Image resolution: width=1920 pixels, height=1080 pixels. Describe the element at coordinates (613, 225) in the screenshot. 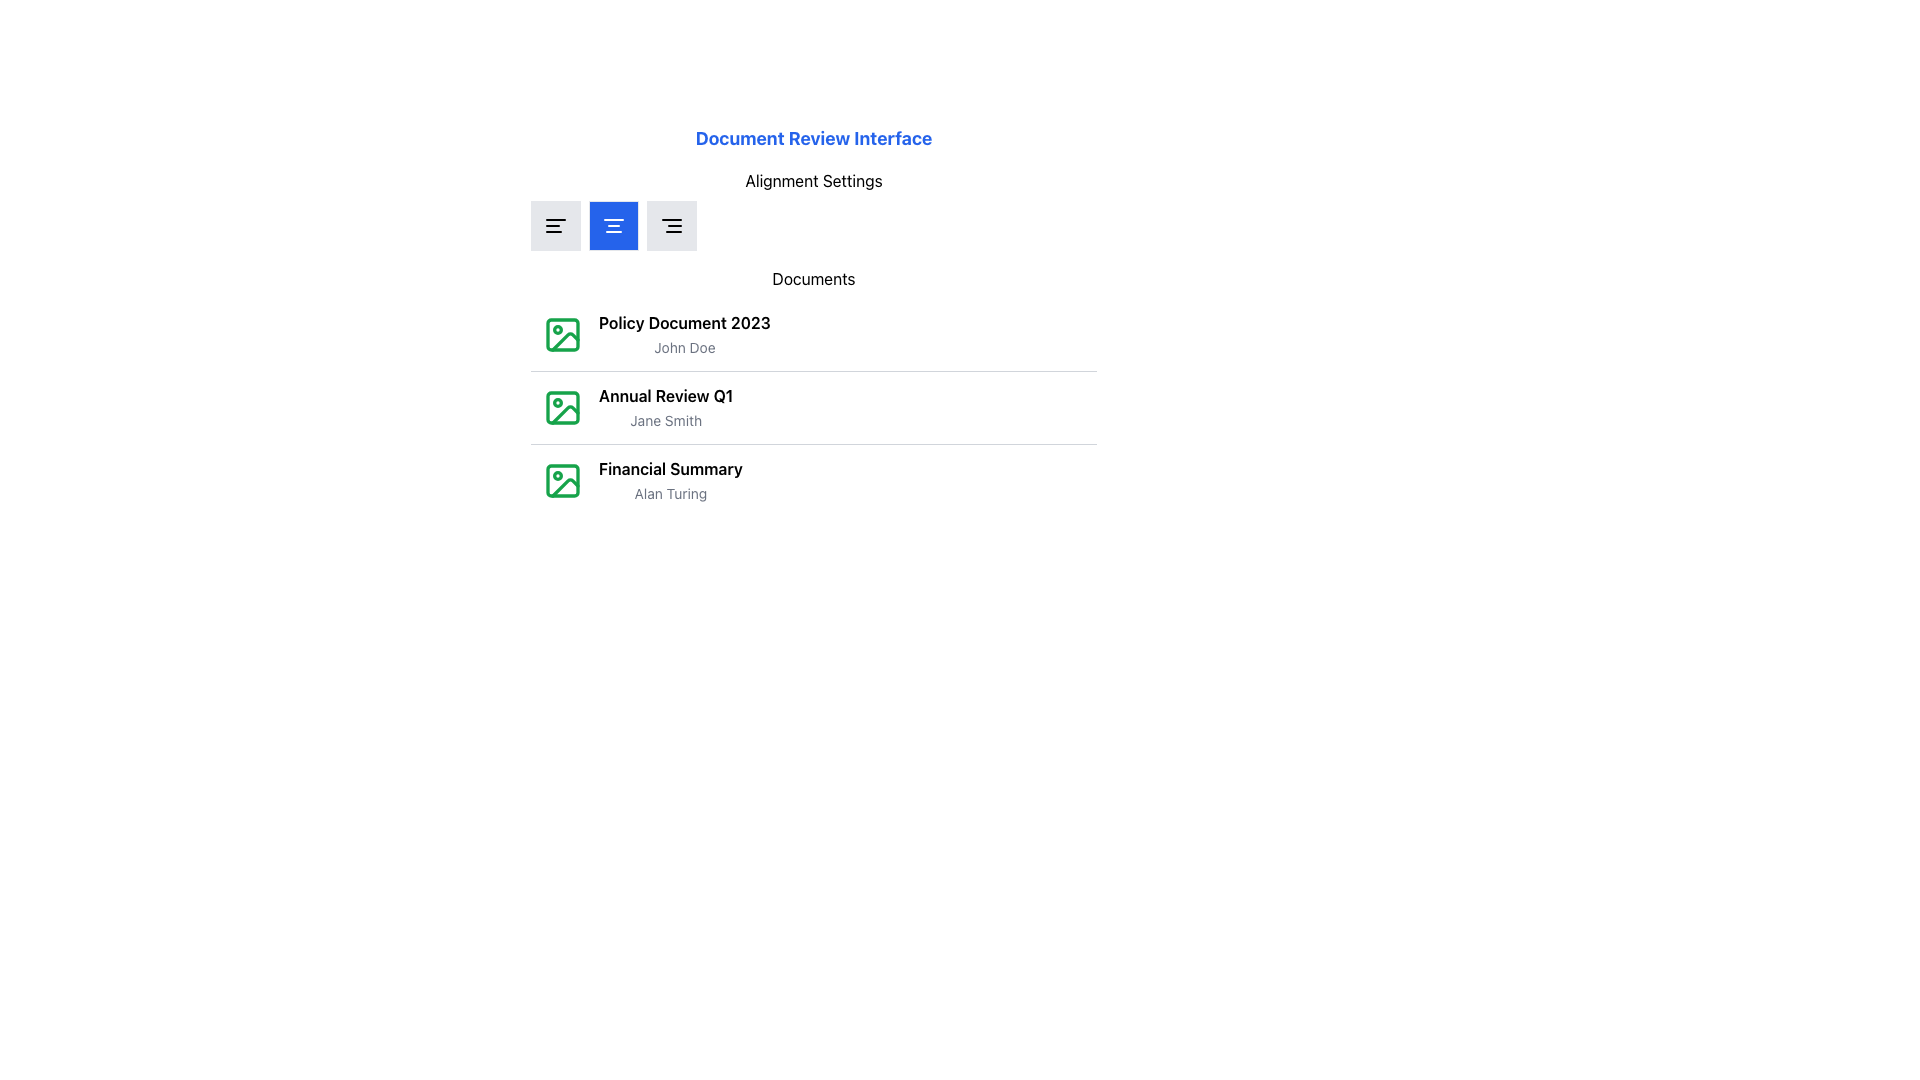

I see `the center alignment icon button, which is the middle blue icon among three alignment icons located at the top of the interface` at that location.